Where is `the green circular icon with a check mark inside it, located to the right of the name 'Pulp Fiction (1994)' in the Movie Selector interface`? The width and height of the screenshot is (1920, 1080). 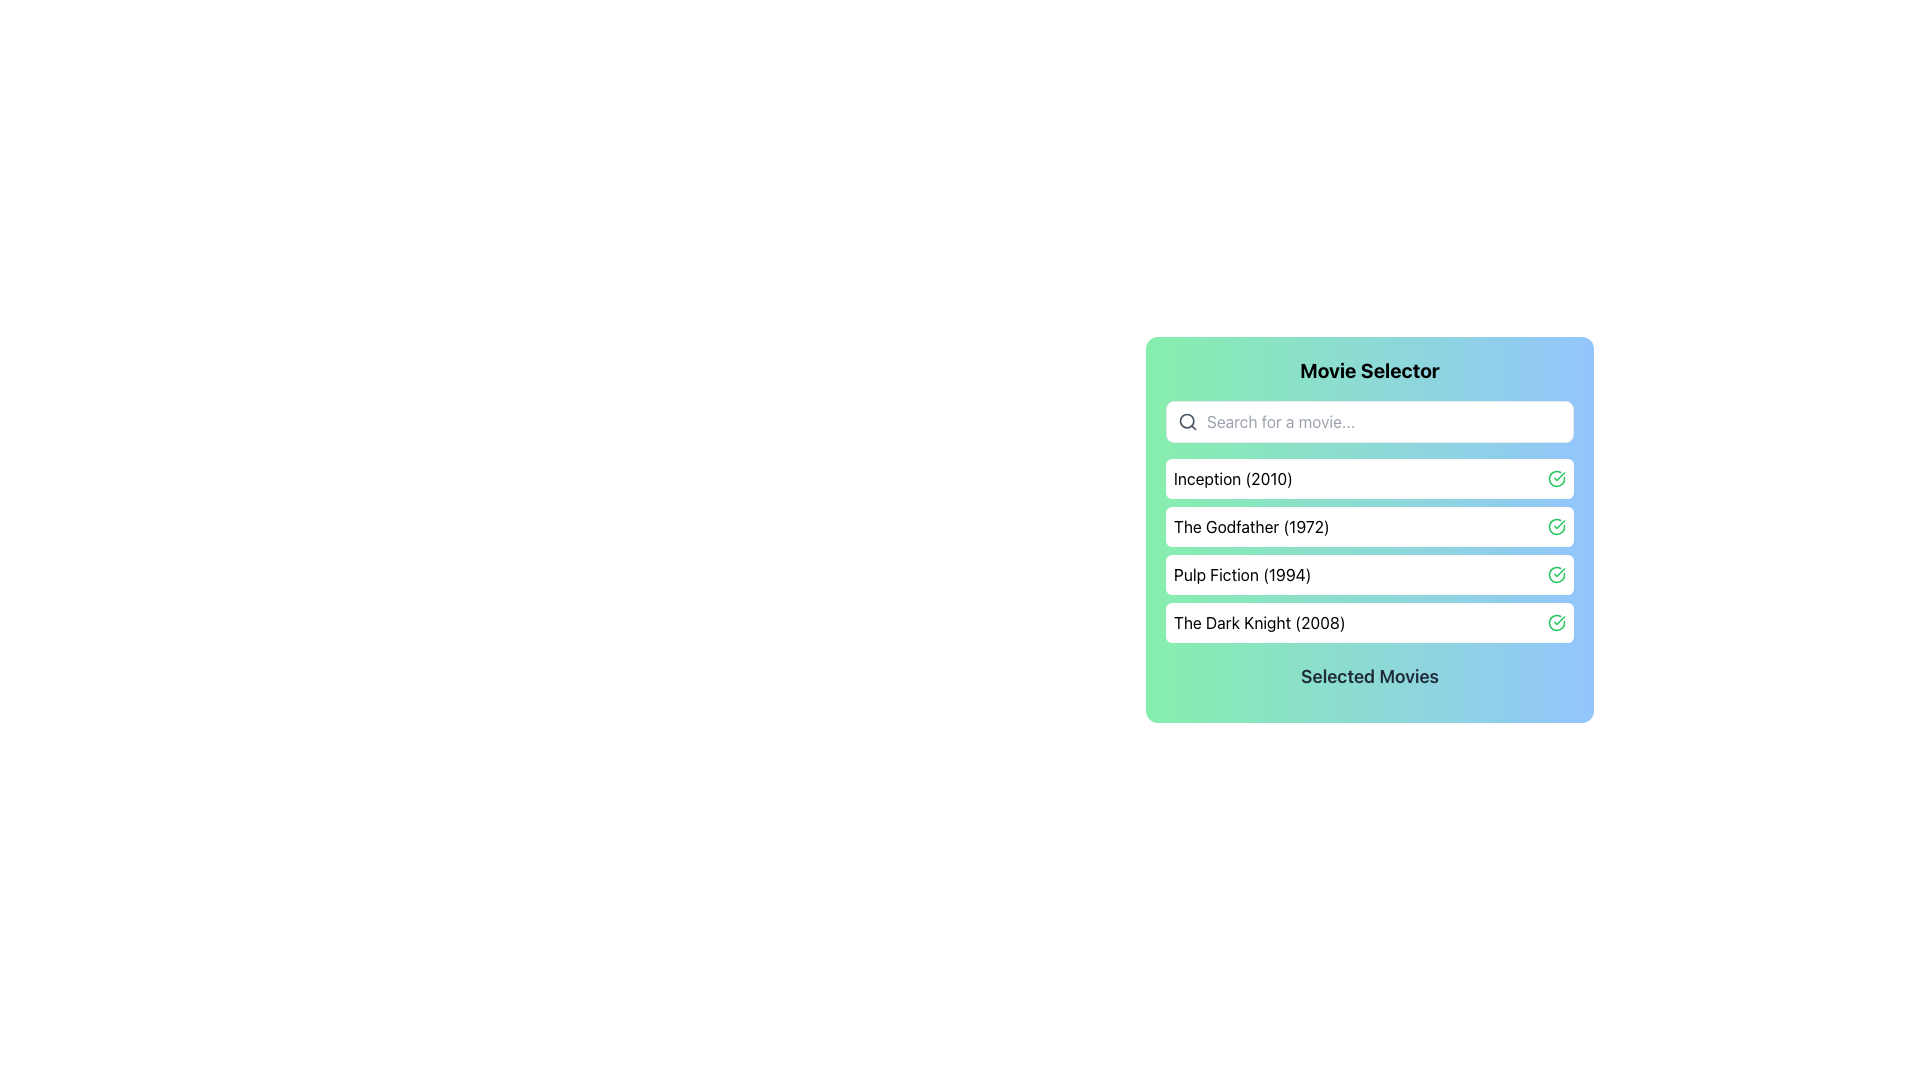
the green circular icon with a check mark inside it, located to the right of the name 'Pulp Fiction (1994)' in the Movie Selector interface is located at coordinates (1555, 574).